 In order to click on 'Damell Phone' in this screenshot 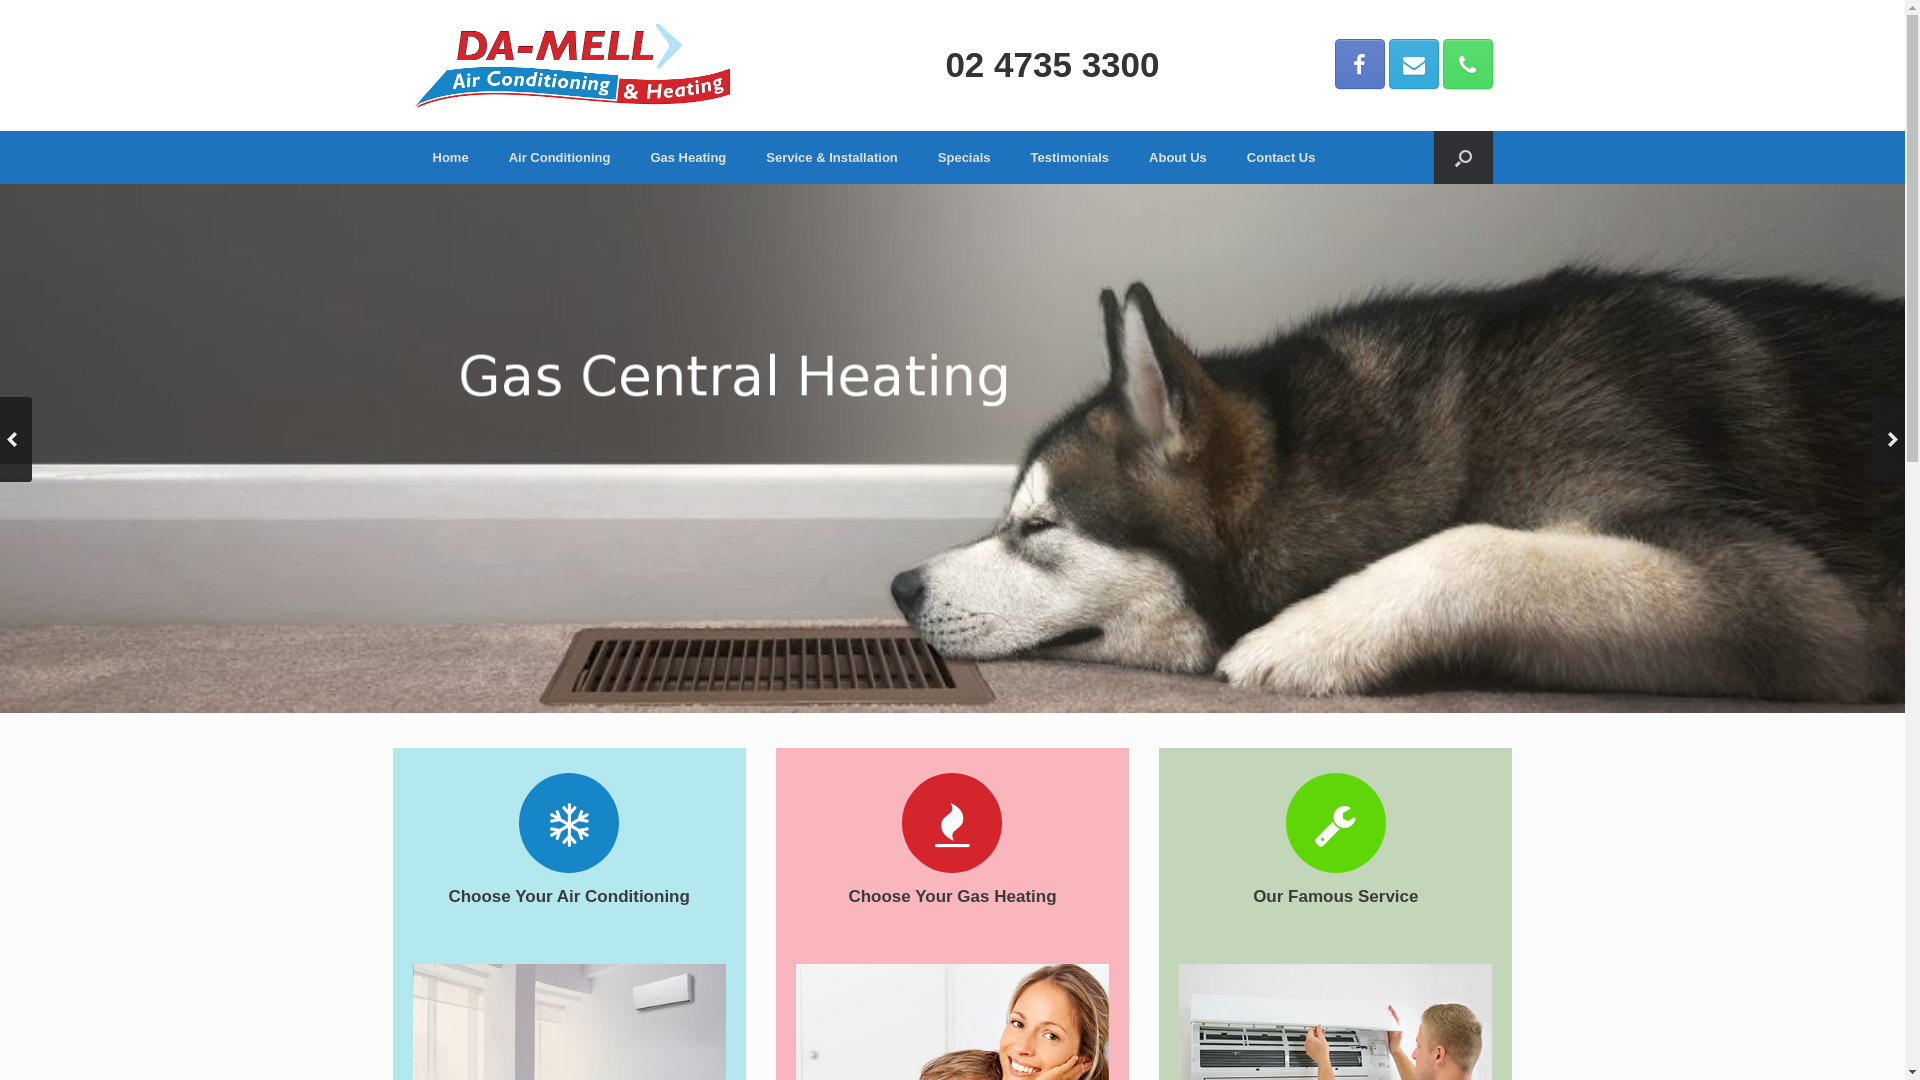, I will do `click(1467, 63)`.